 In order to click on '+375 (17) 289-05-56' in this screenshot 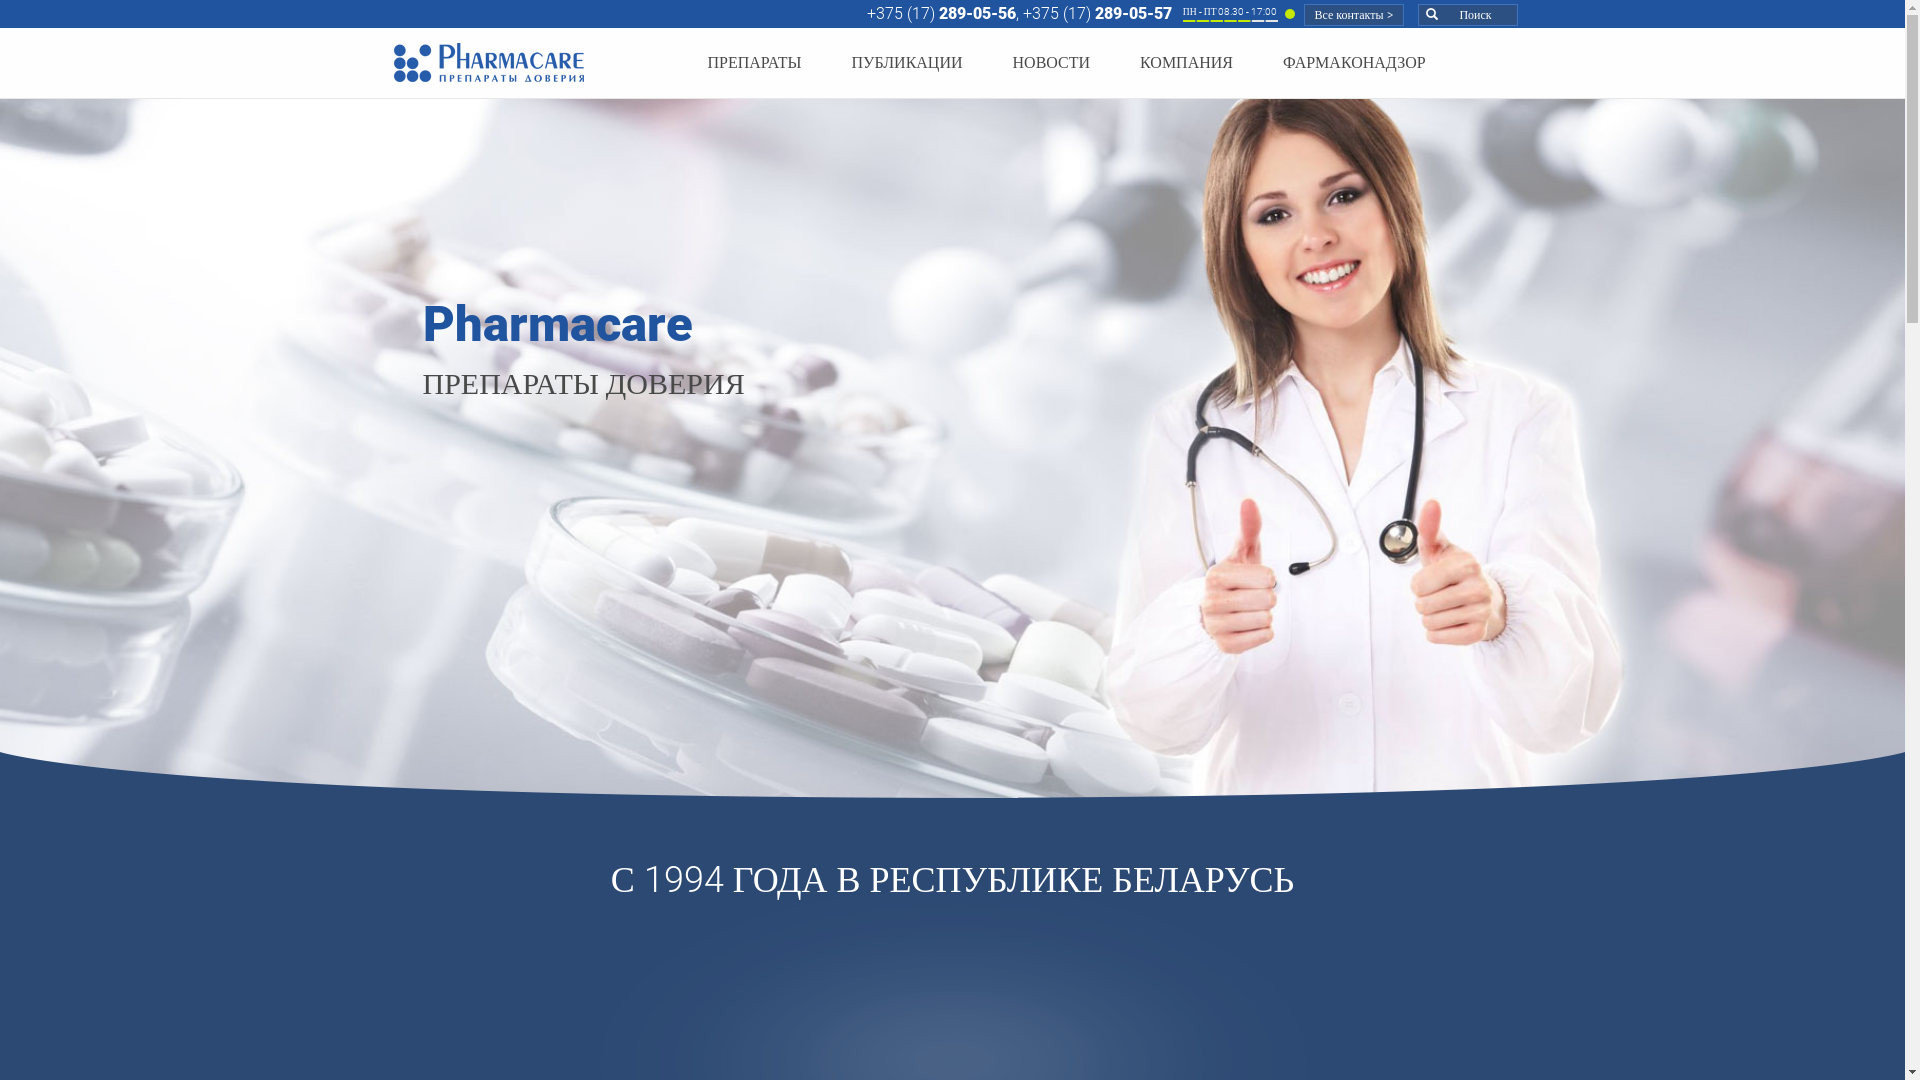, I will do `click(940, 13)`.